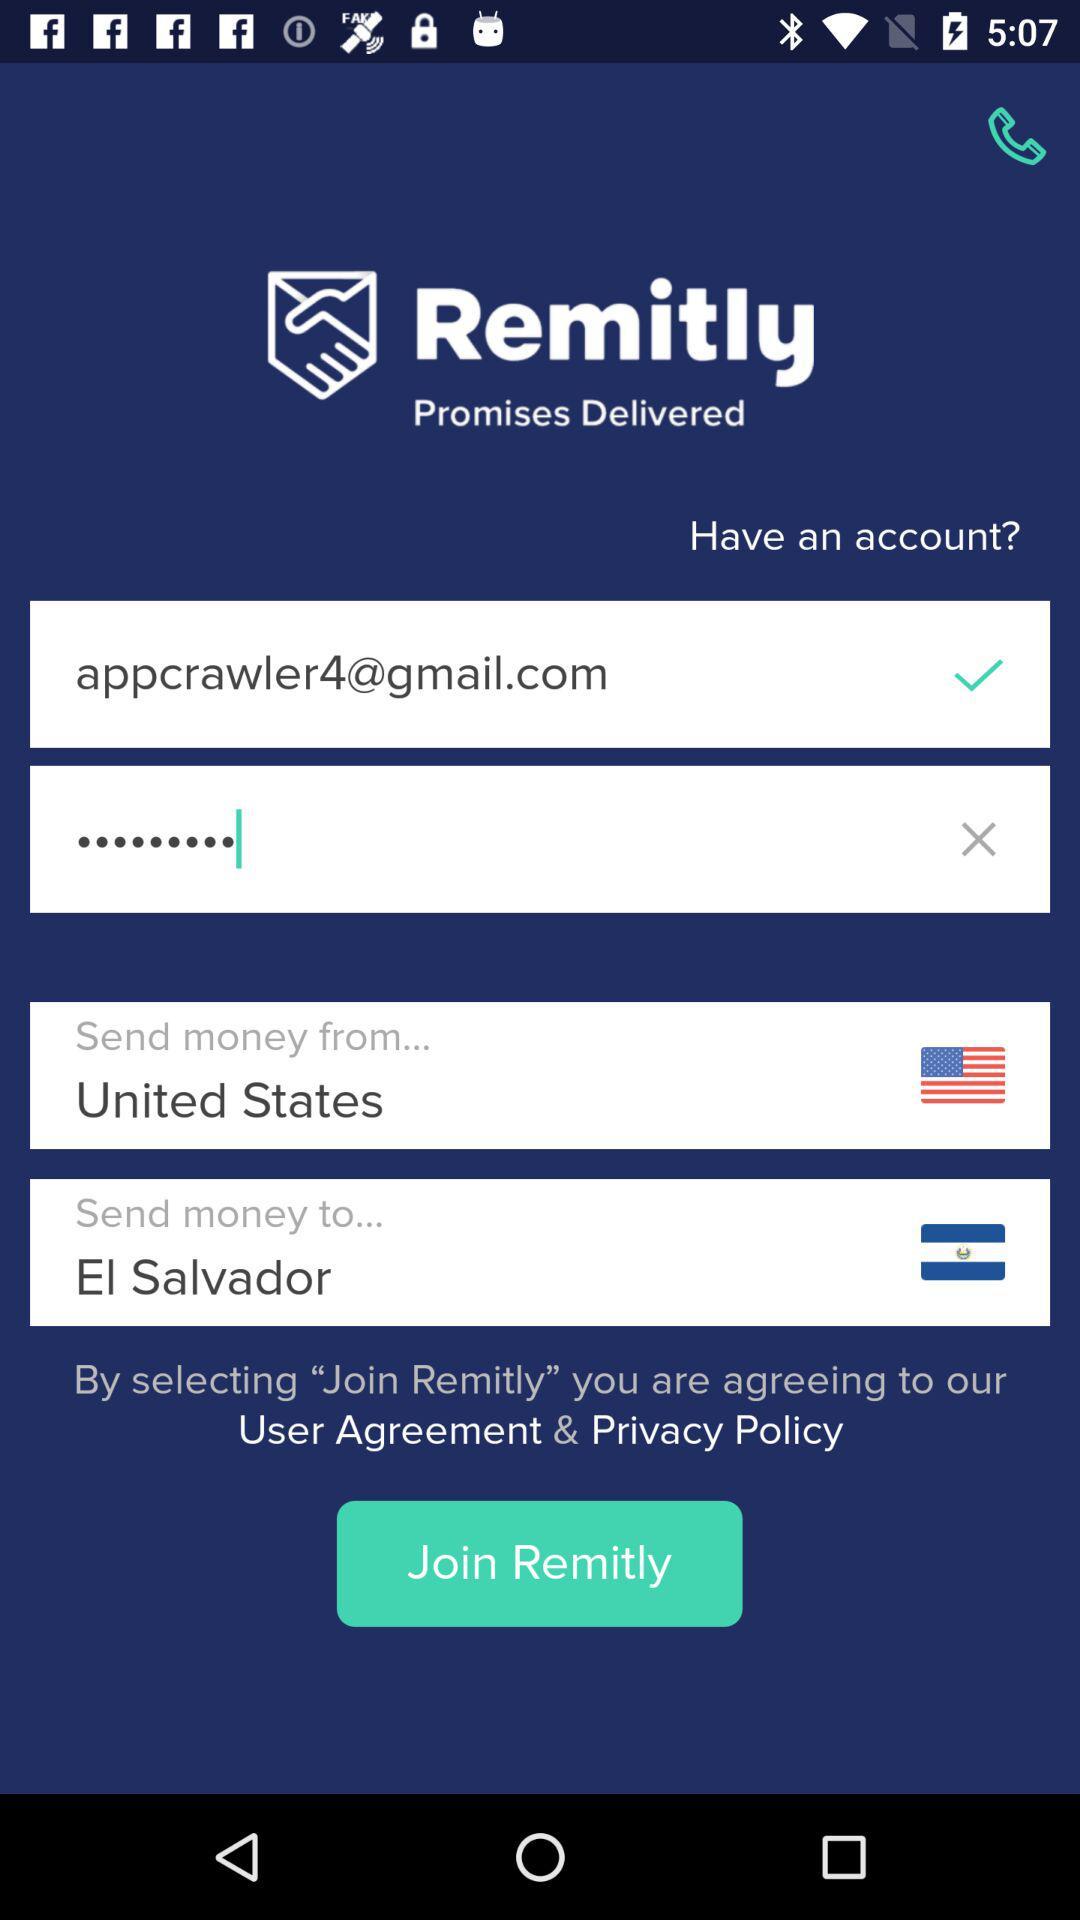  I want to click on item at the top right corner, so click(1017, 135).